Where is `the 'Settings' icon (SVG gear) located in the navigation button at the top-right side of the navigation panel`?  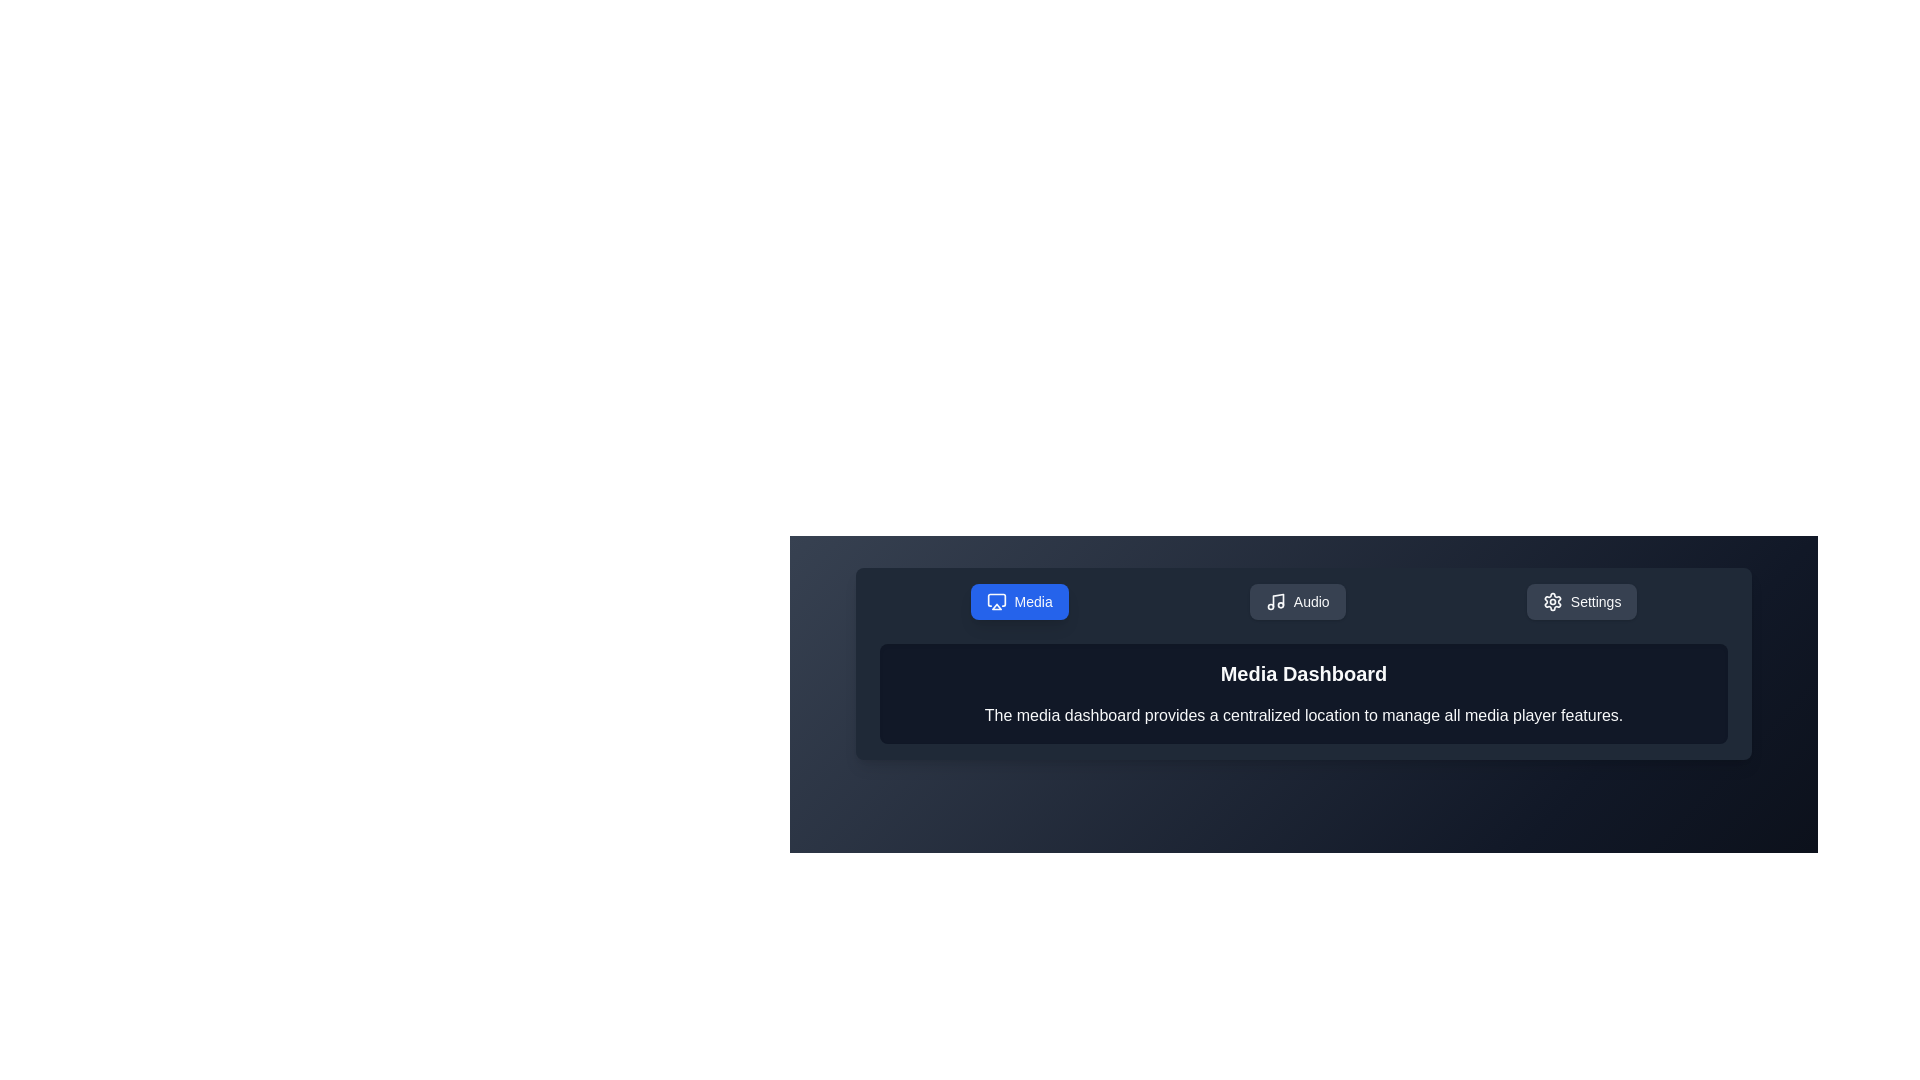
the 'Settings' icon (SVG gear) located in the navigation button at the top-right side of the navigation panel is located at coordinates (1551, 600).